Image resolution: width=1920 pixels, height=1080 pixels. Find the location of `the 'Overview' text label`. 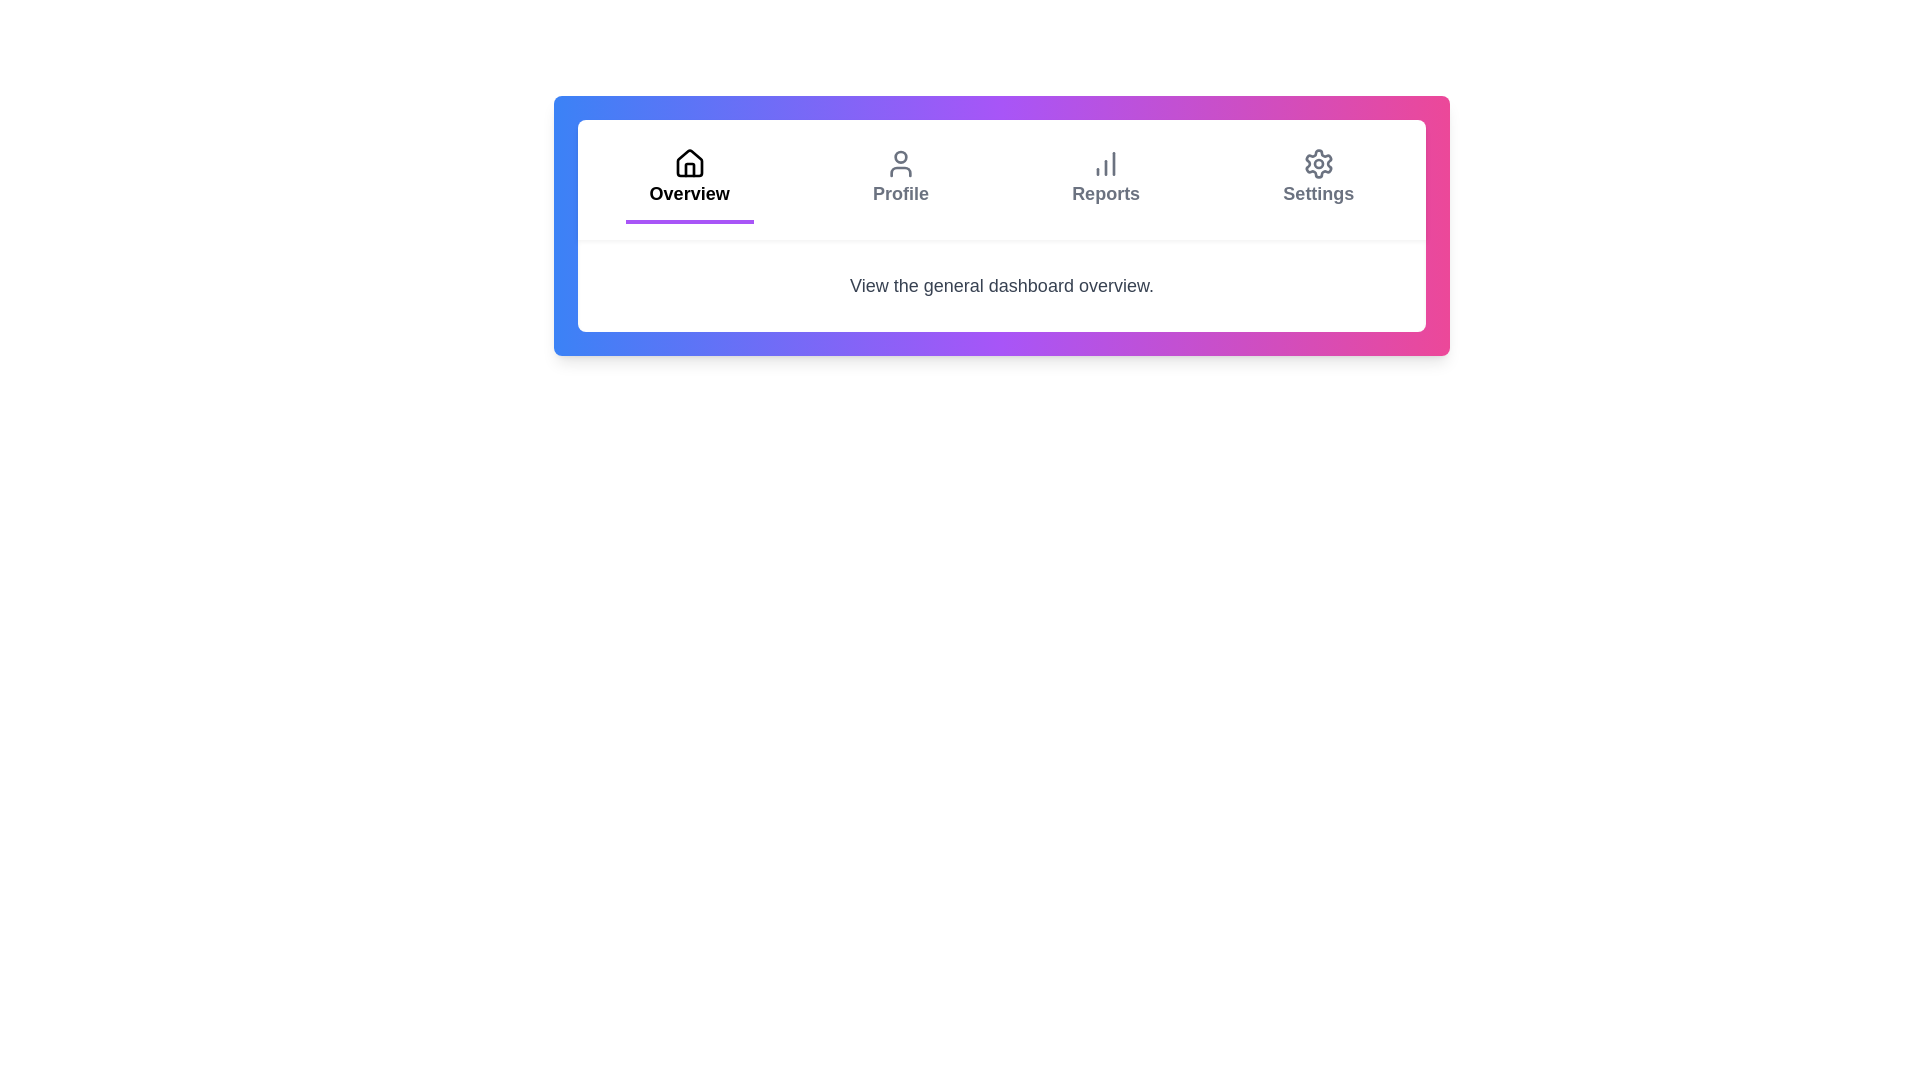

the 'Overview' text label is located at coordinates (689, 193).